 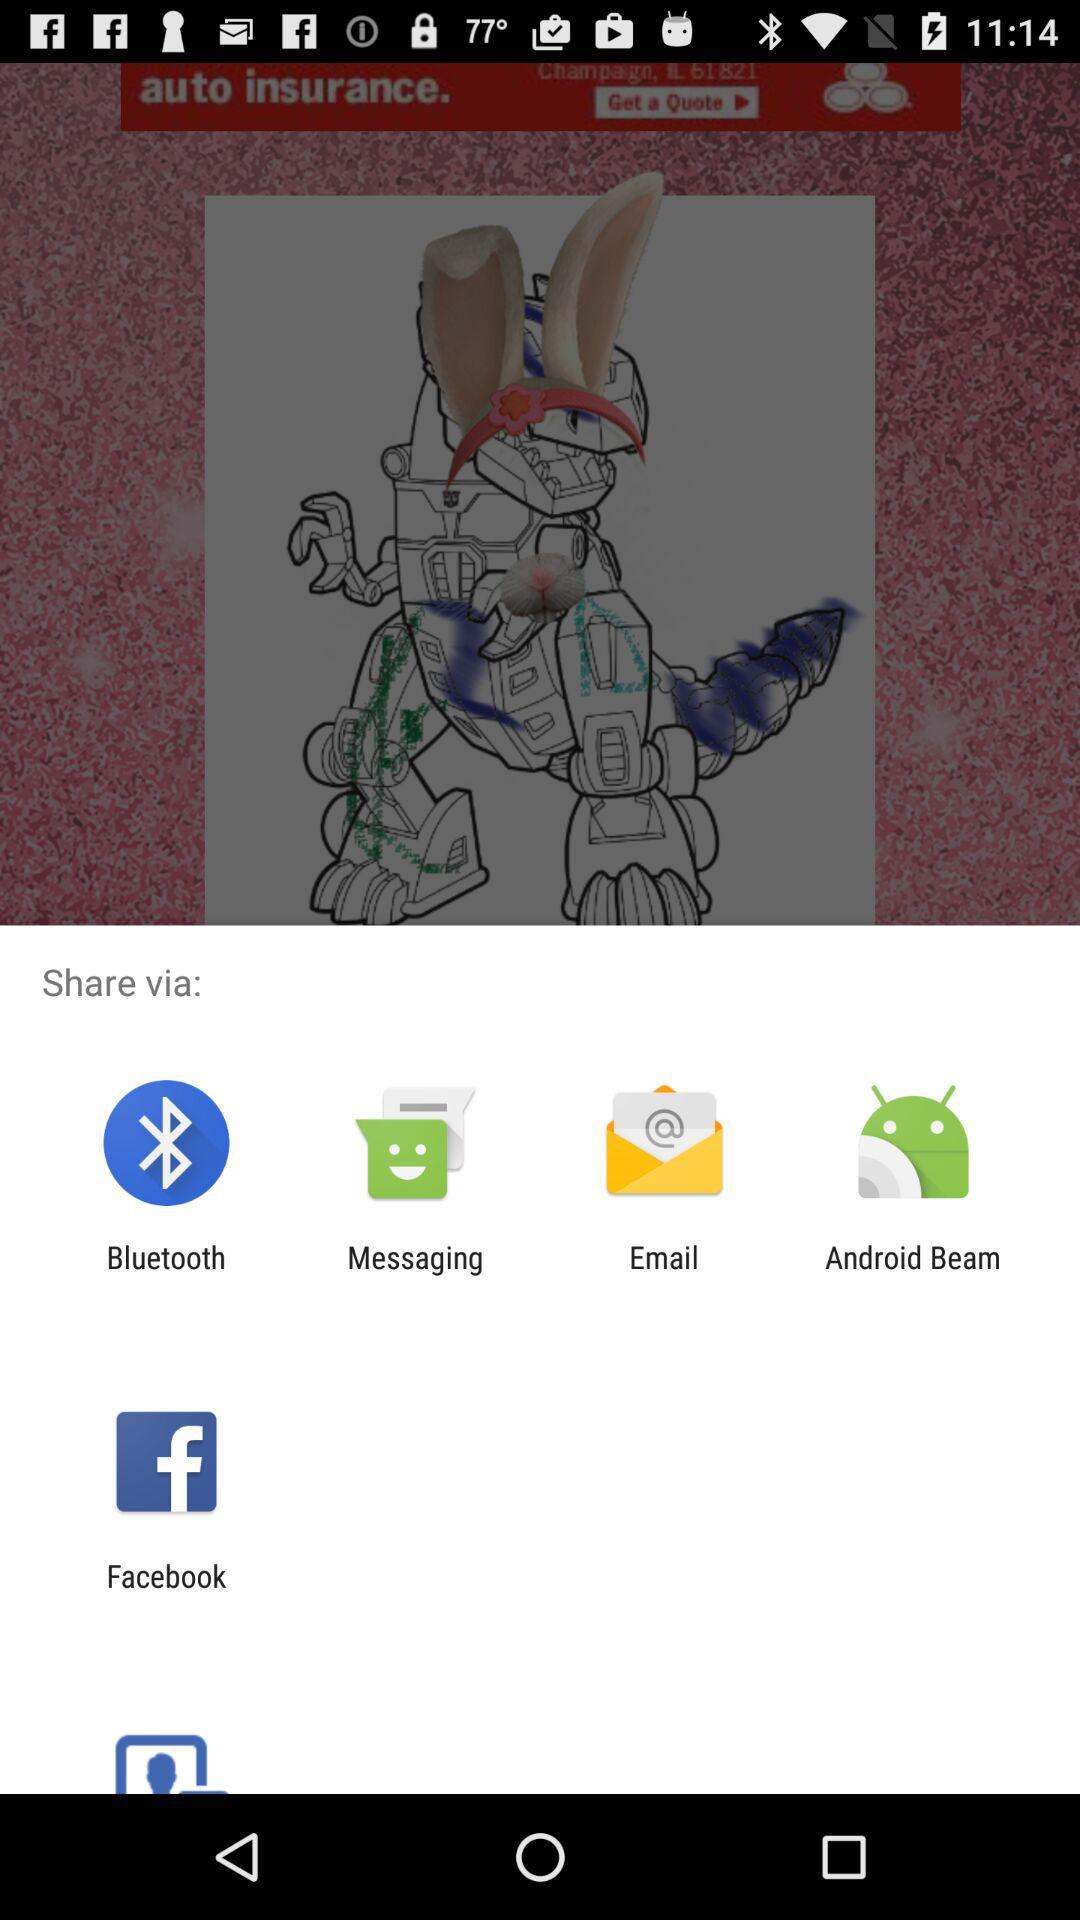 What do you see at coordinates (414, 1274) in the screenshot?
I see `icon next to the bluetooth` at bounding box center [414, 1274].